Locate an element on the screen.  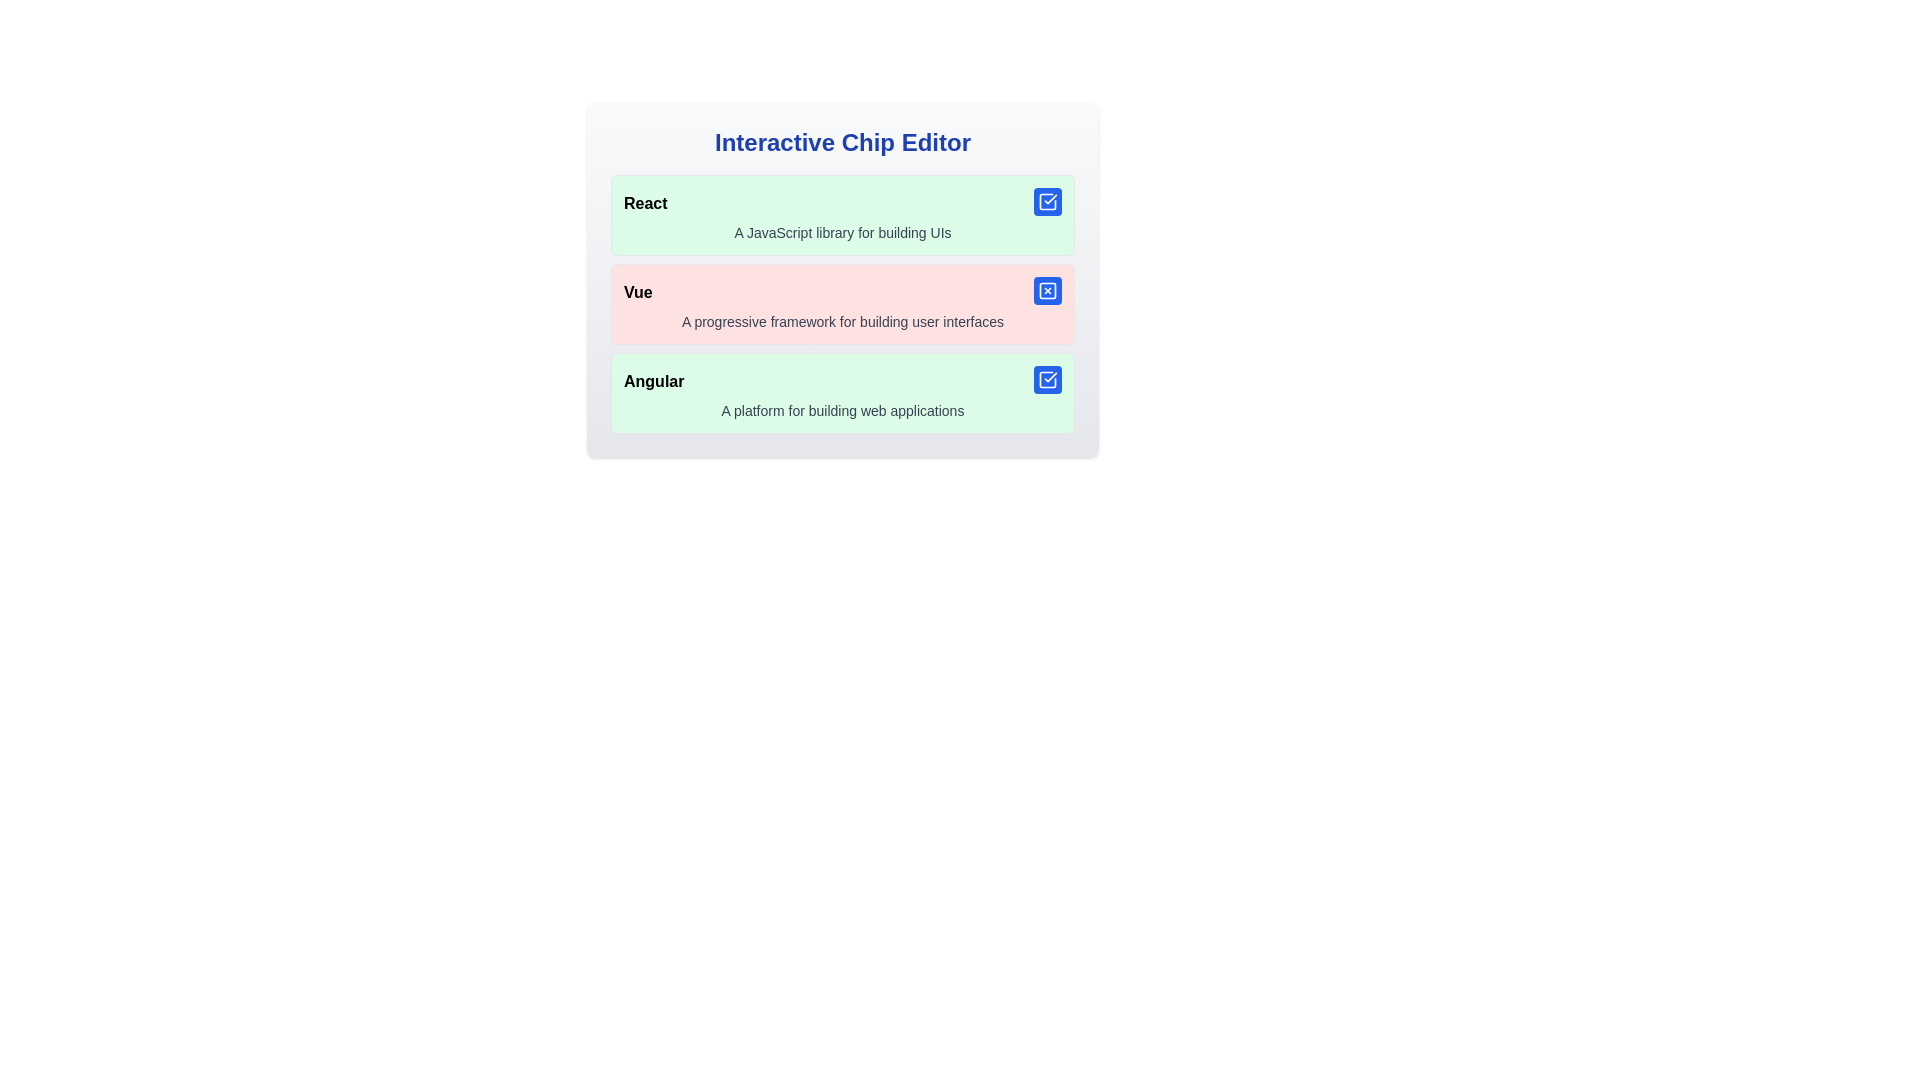
the label and description of the chip item React is located at coordinates (843, 215).